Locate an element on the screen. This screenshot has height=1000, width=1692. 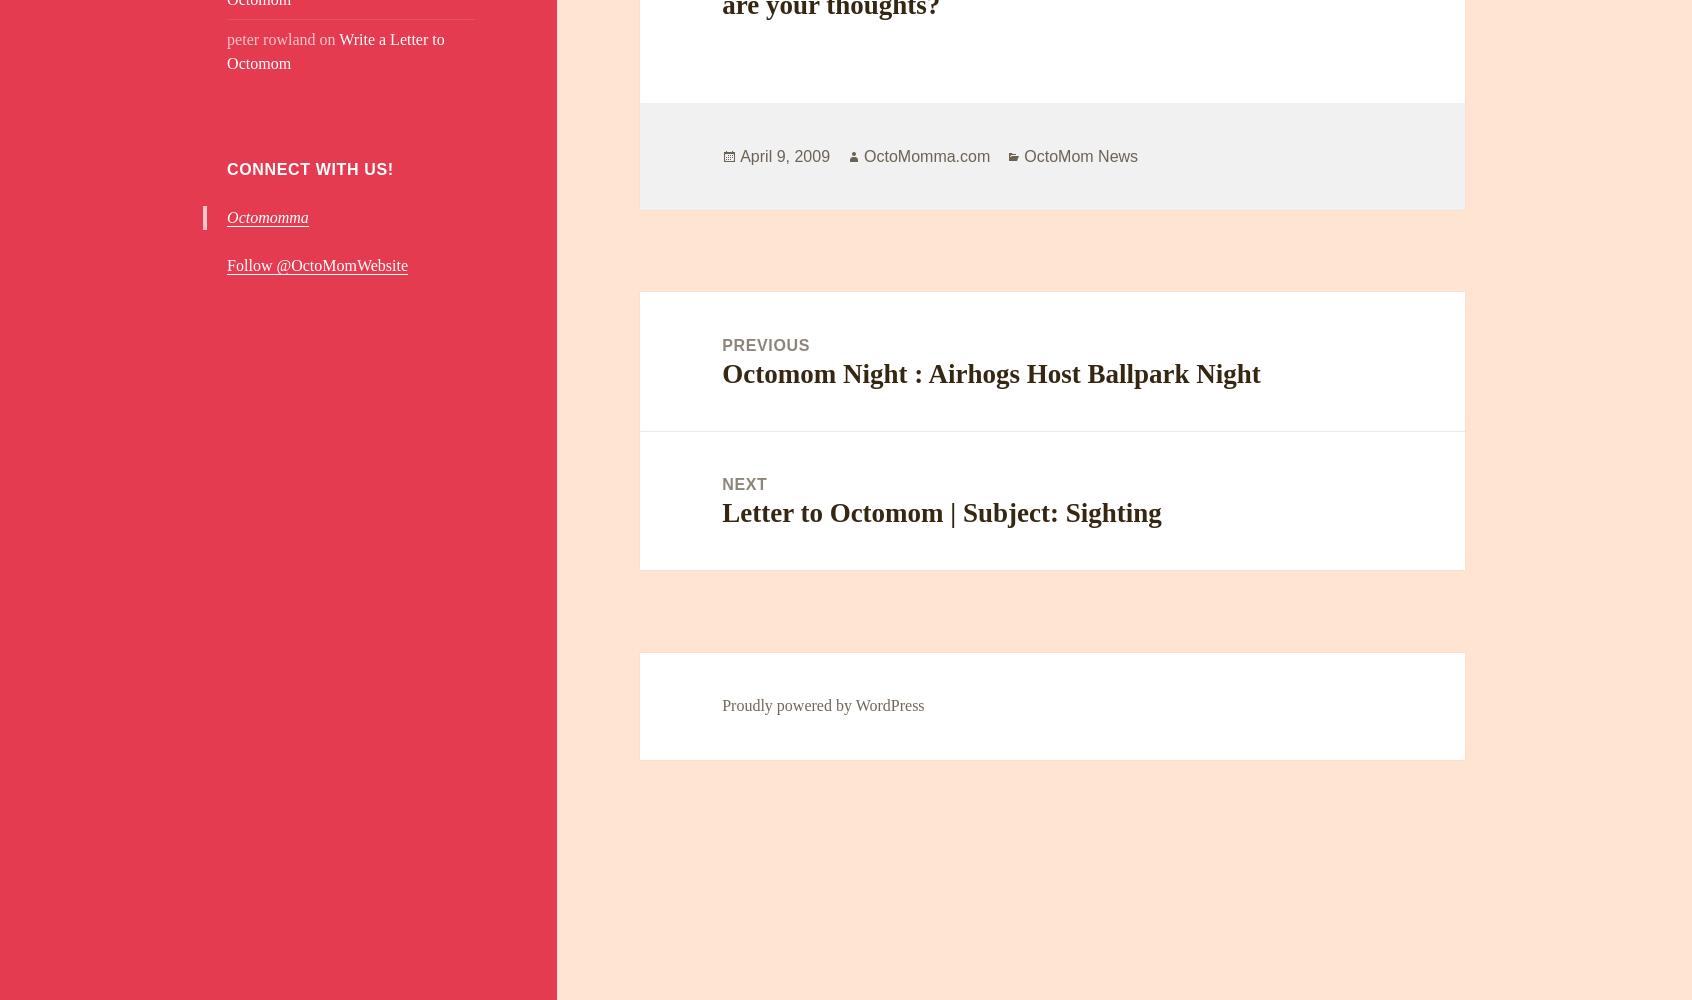
'Letter to Octomom | Subject: Sighting' is located at coordinates (720, 513).